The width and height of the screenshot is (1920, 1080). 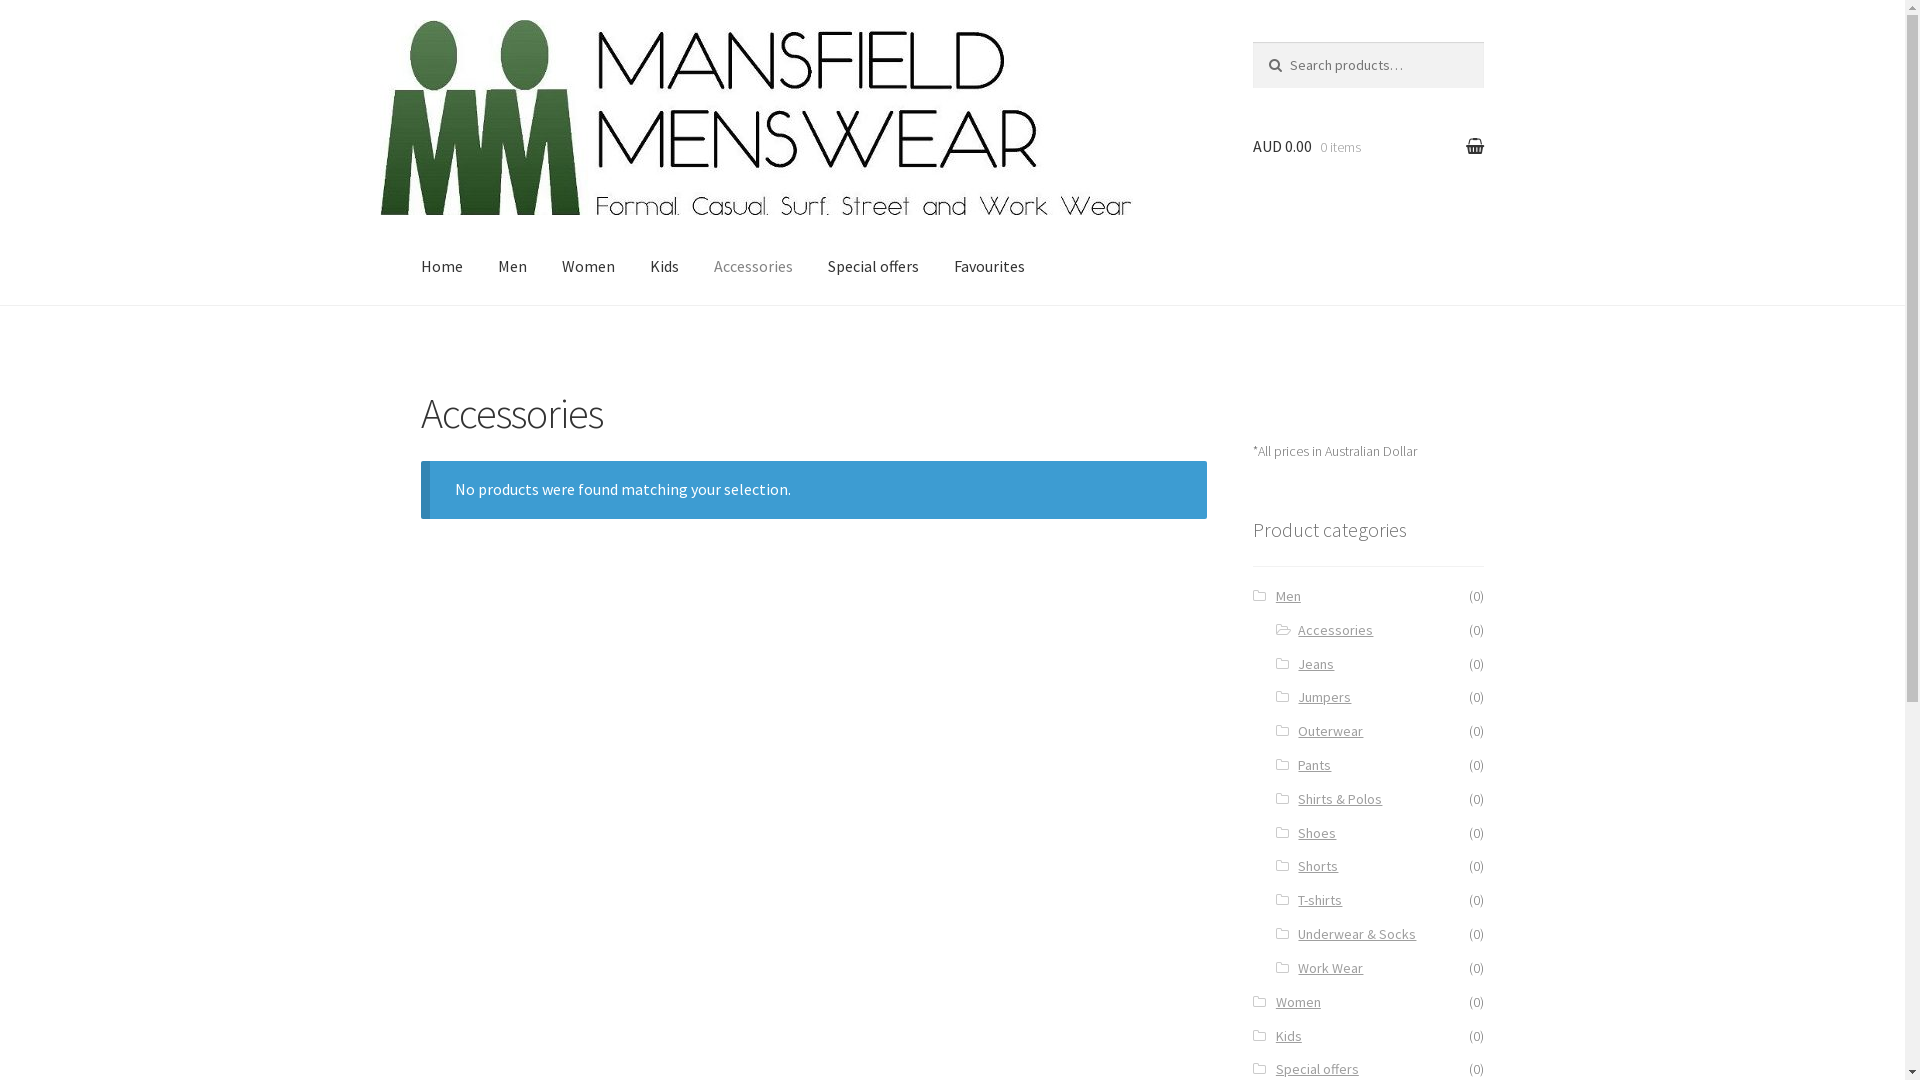 I want to click on 'Kids', so click(x=1289, y=1035).